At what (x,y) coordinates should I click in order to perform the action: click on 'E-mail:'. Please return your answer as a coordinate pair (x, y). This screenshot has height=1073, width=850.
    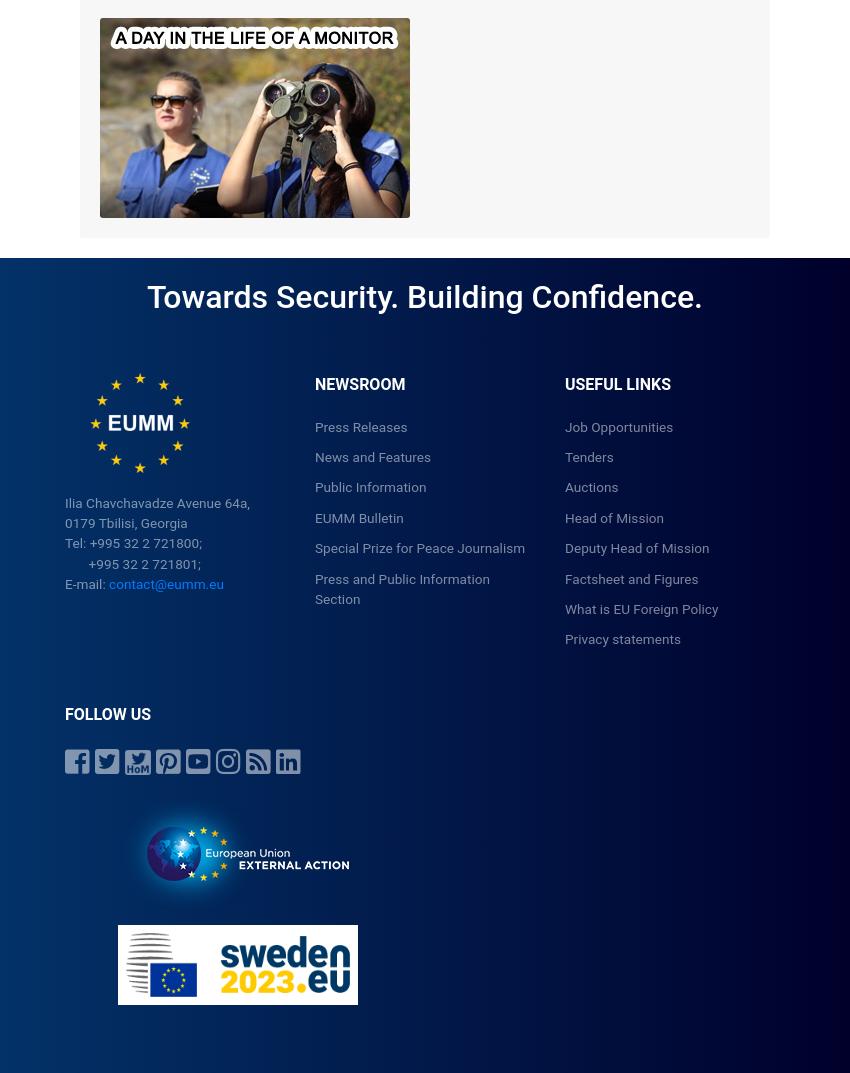
    Looking at the image, I should click on (86, 584).